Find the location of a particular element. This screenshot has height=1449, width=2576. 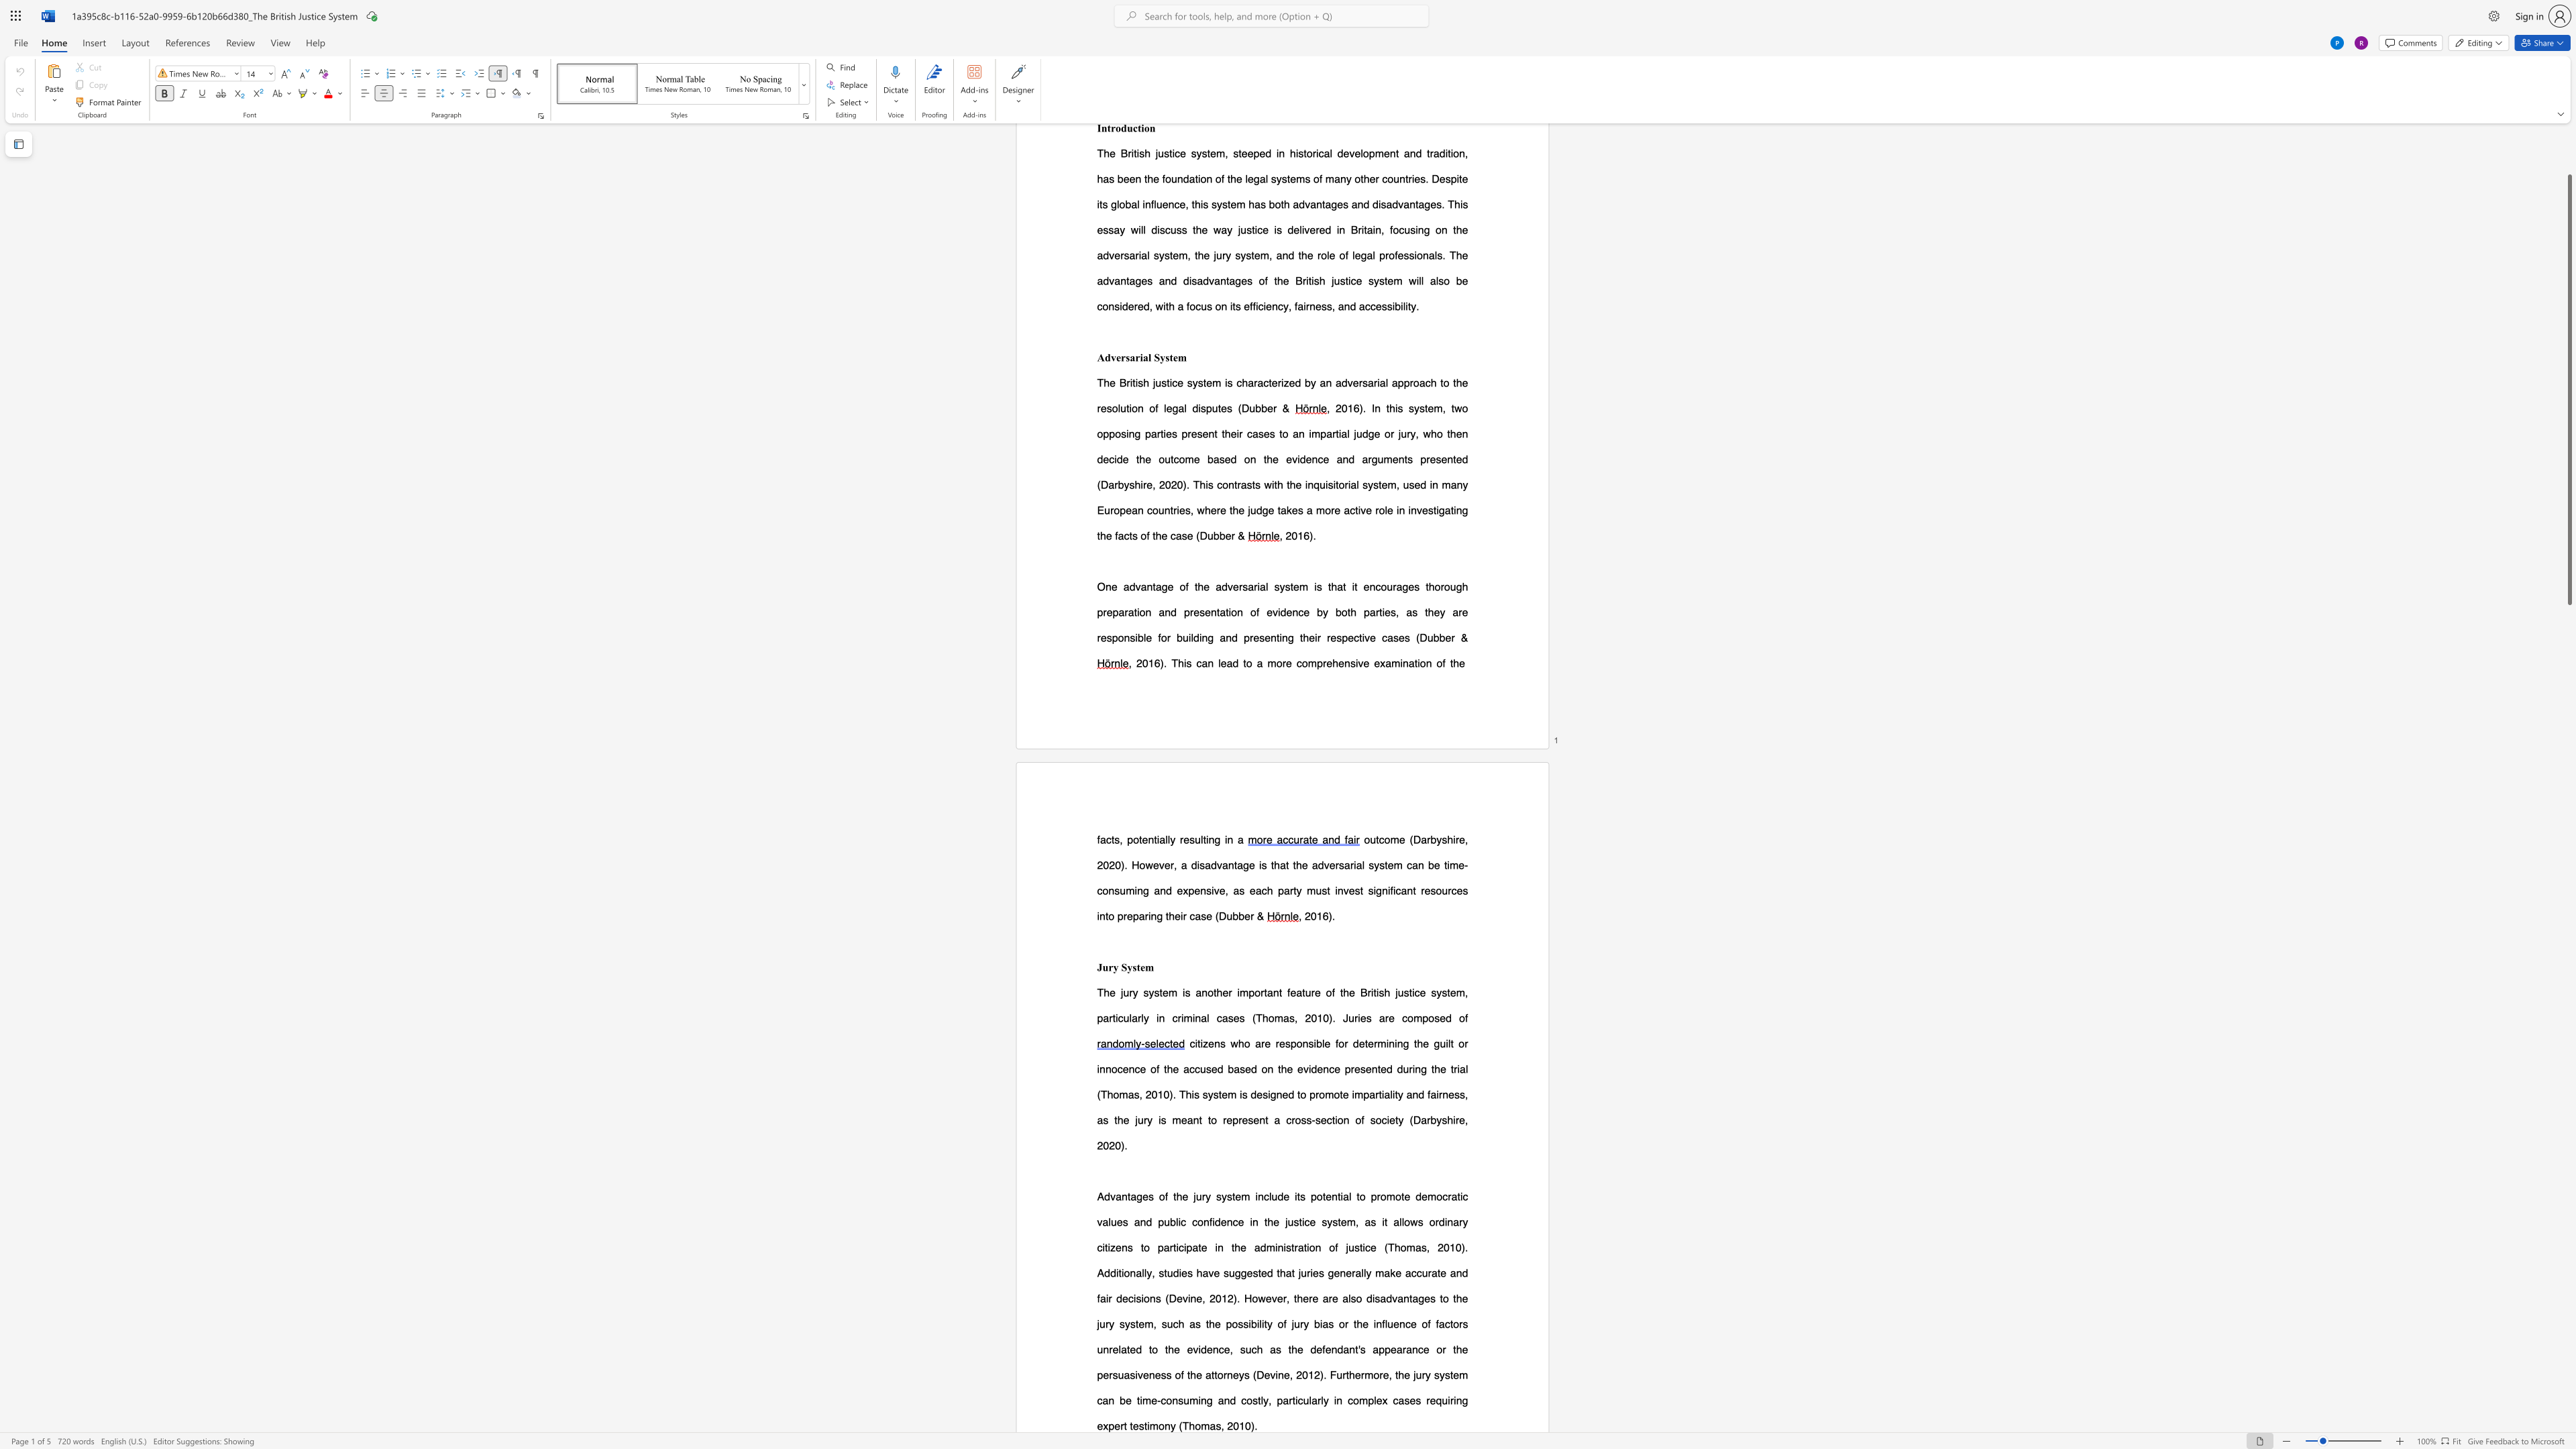

the subset text "larly in complex cases requiring expert testimony (Thomas, 20" within the text "and fair decisions (Devine, 2012). However, there are also disadvantages to the jury system, such as the possibility of jury bias or the influence of factors unrelated to the evidence, such as the defendant" is located at coordinates (1308, 1400).